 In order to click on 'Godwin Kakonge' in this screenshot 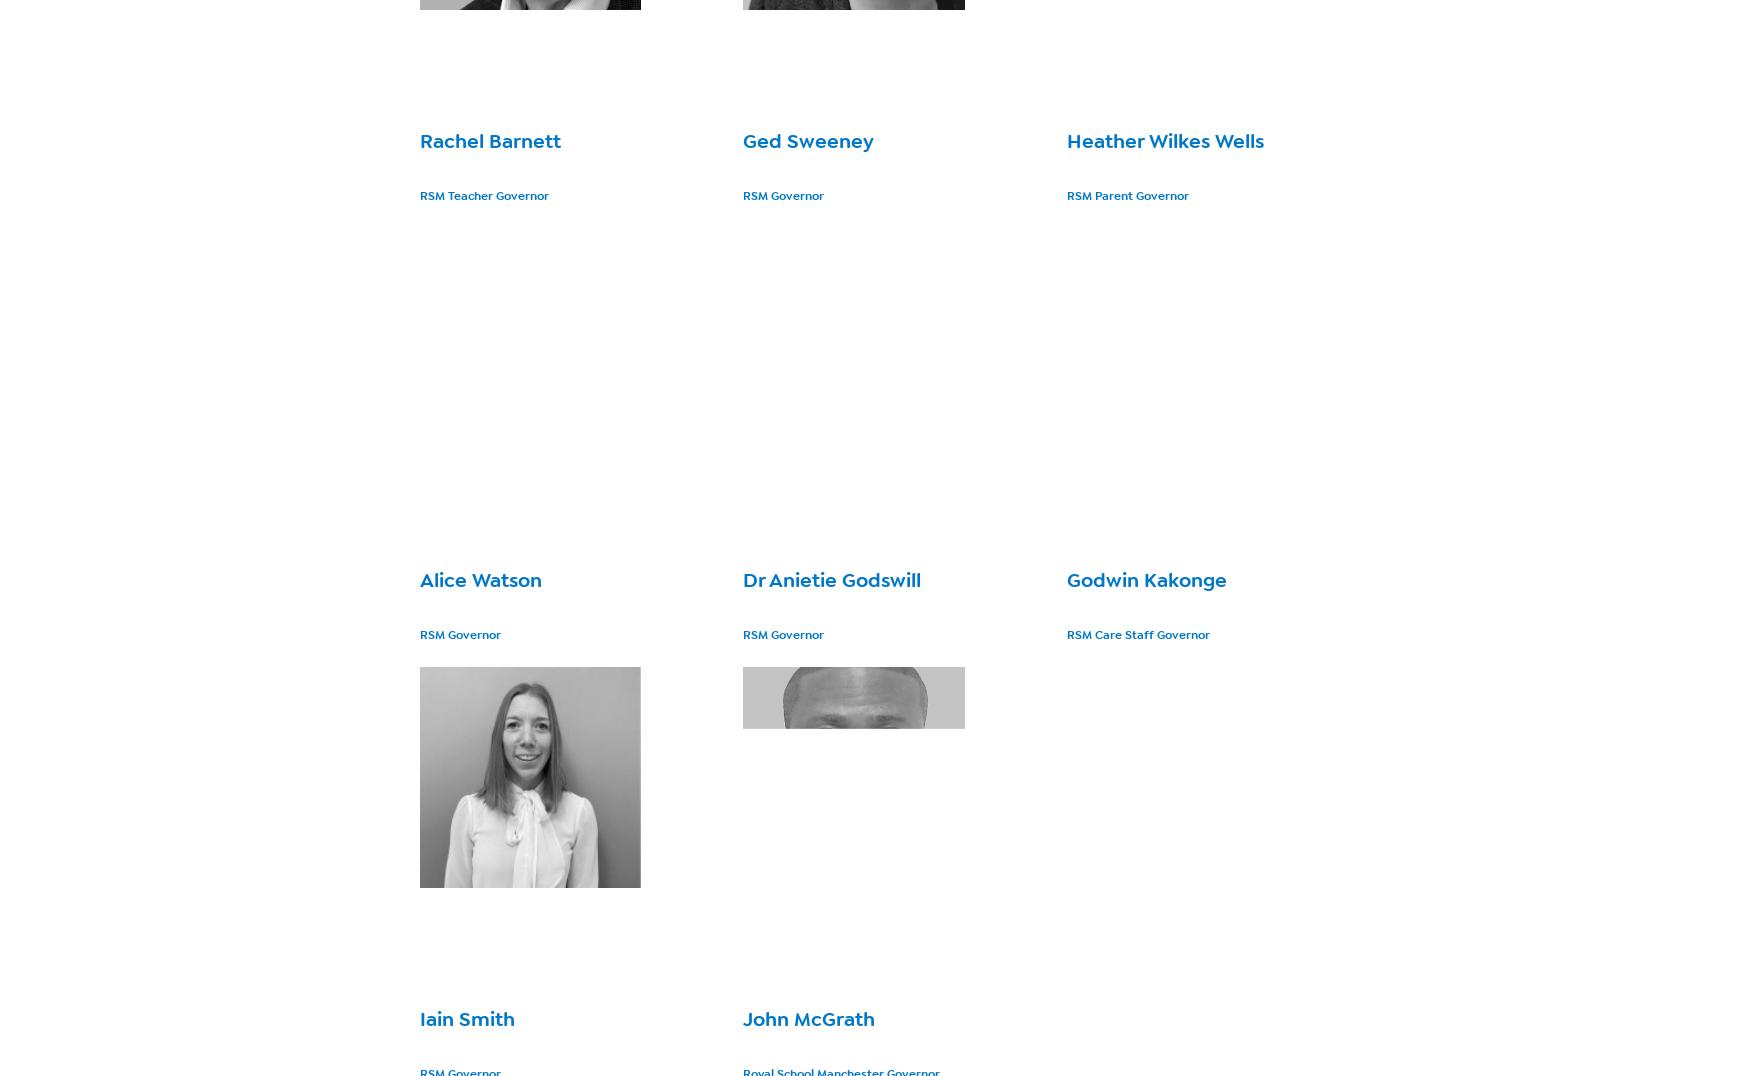, I will do `click(1145, 579)`.